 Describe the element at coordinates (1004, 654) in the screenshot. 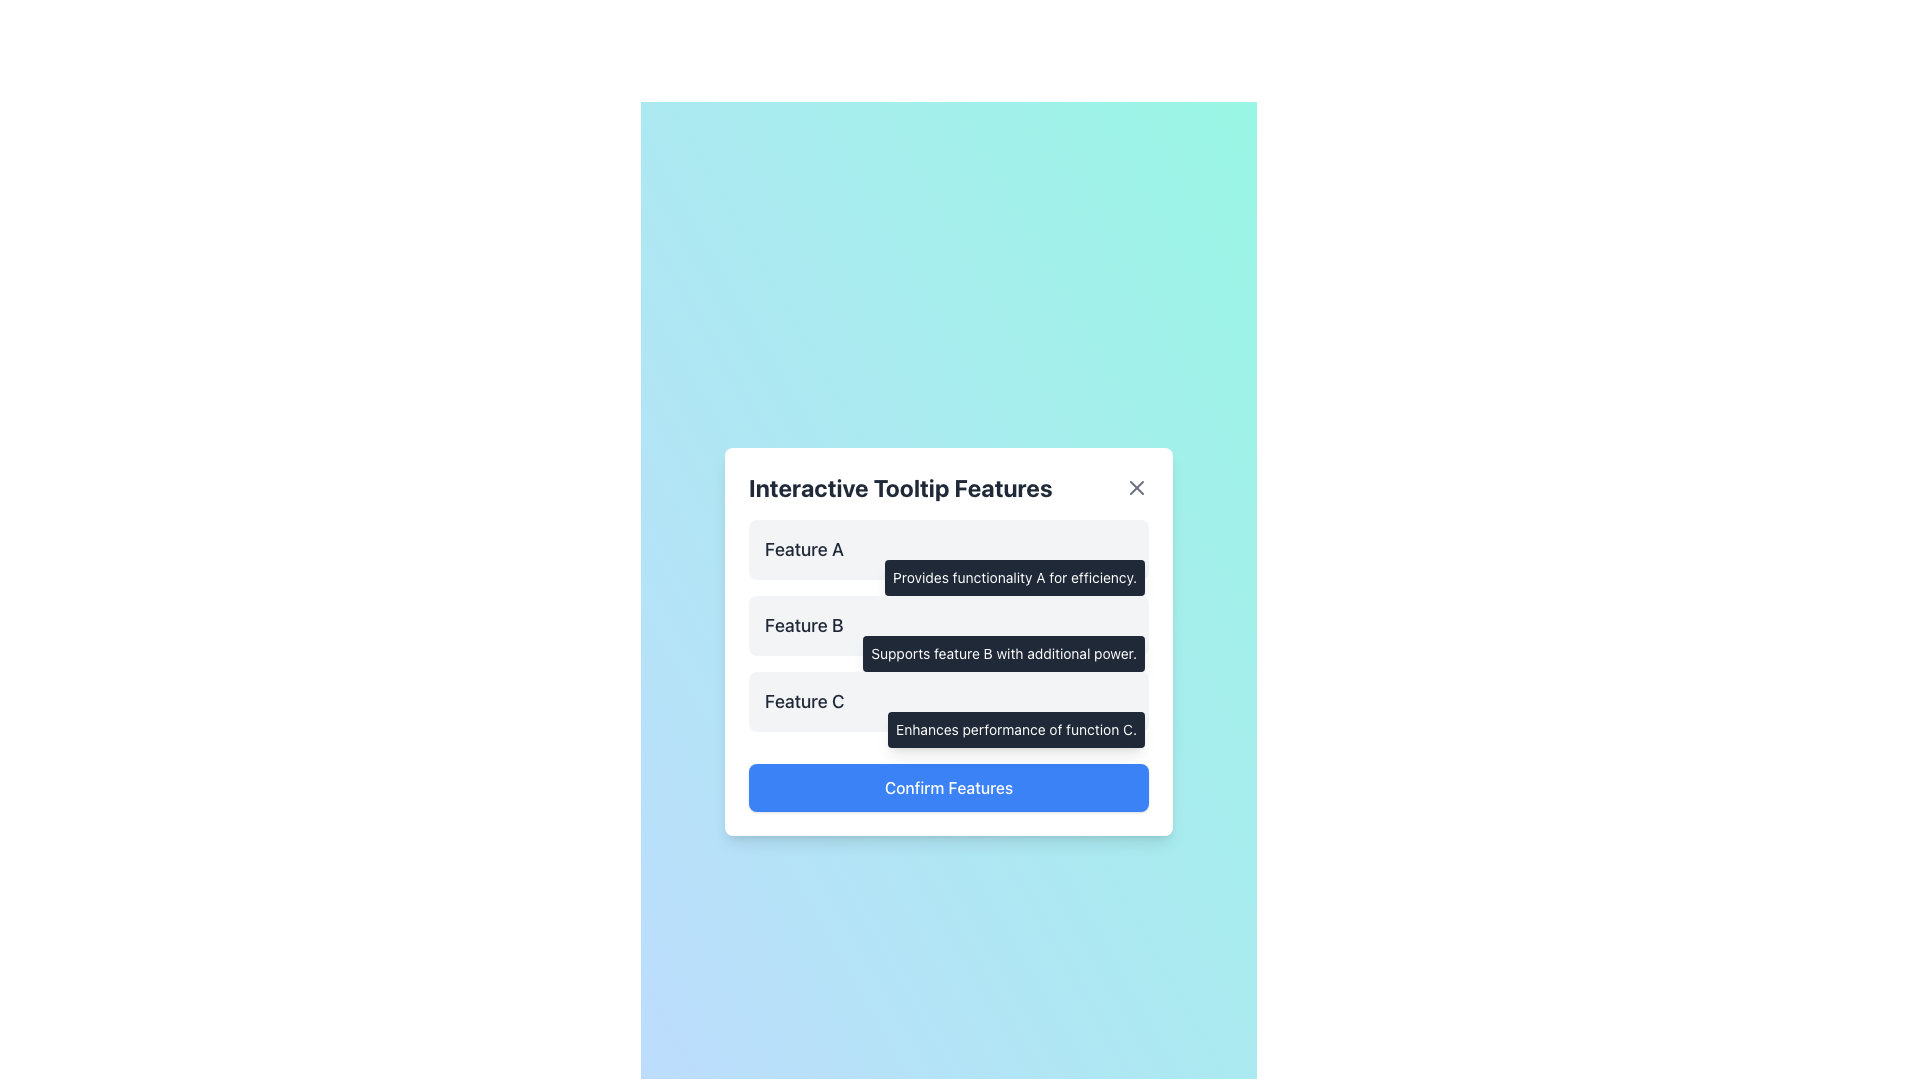

I see `tooltip that appears as a dark gray rectangular box with rounded corners, containing the text 'Supports feature B with additional power.' located to the right of the 'Feature B' label` at that location.